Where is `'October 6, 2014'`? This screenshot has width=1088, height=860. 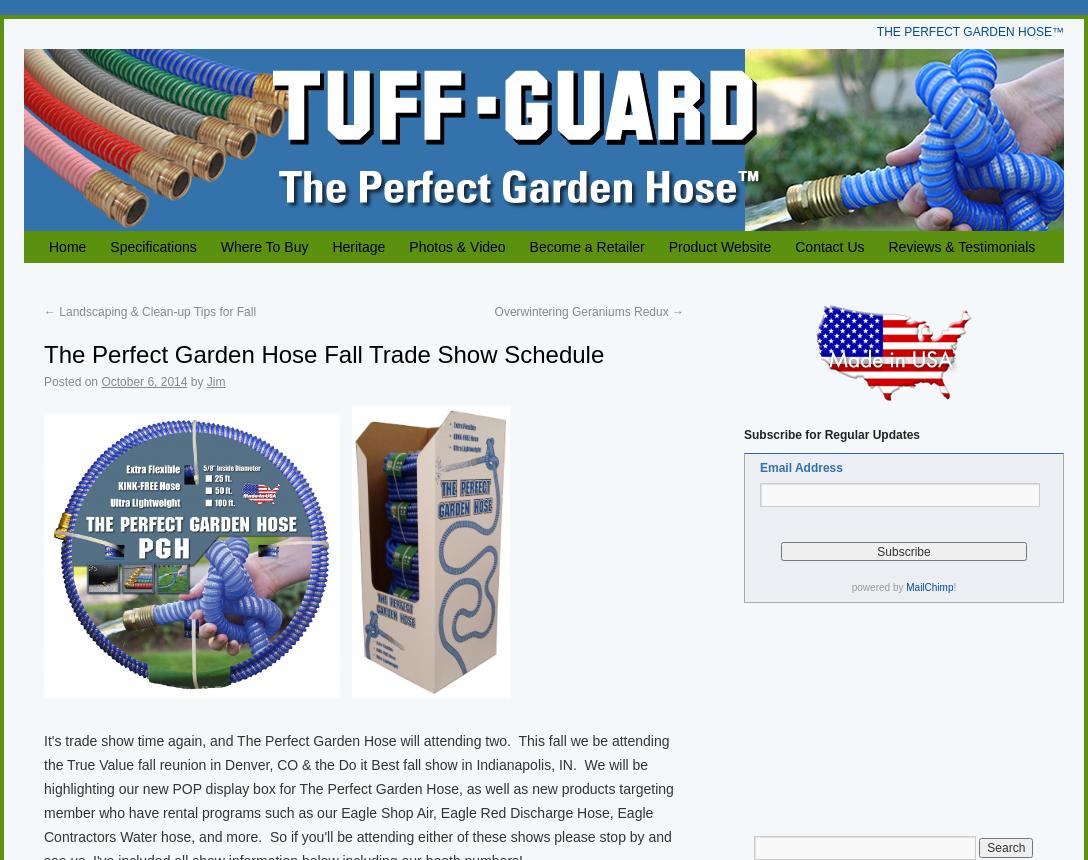
'October 6, 2014' is located at coordinates (143, 381).